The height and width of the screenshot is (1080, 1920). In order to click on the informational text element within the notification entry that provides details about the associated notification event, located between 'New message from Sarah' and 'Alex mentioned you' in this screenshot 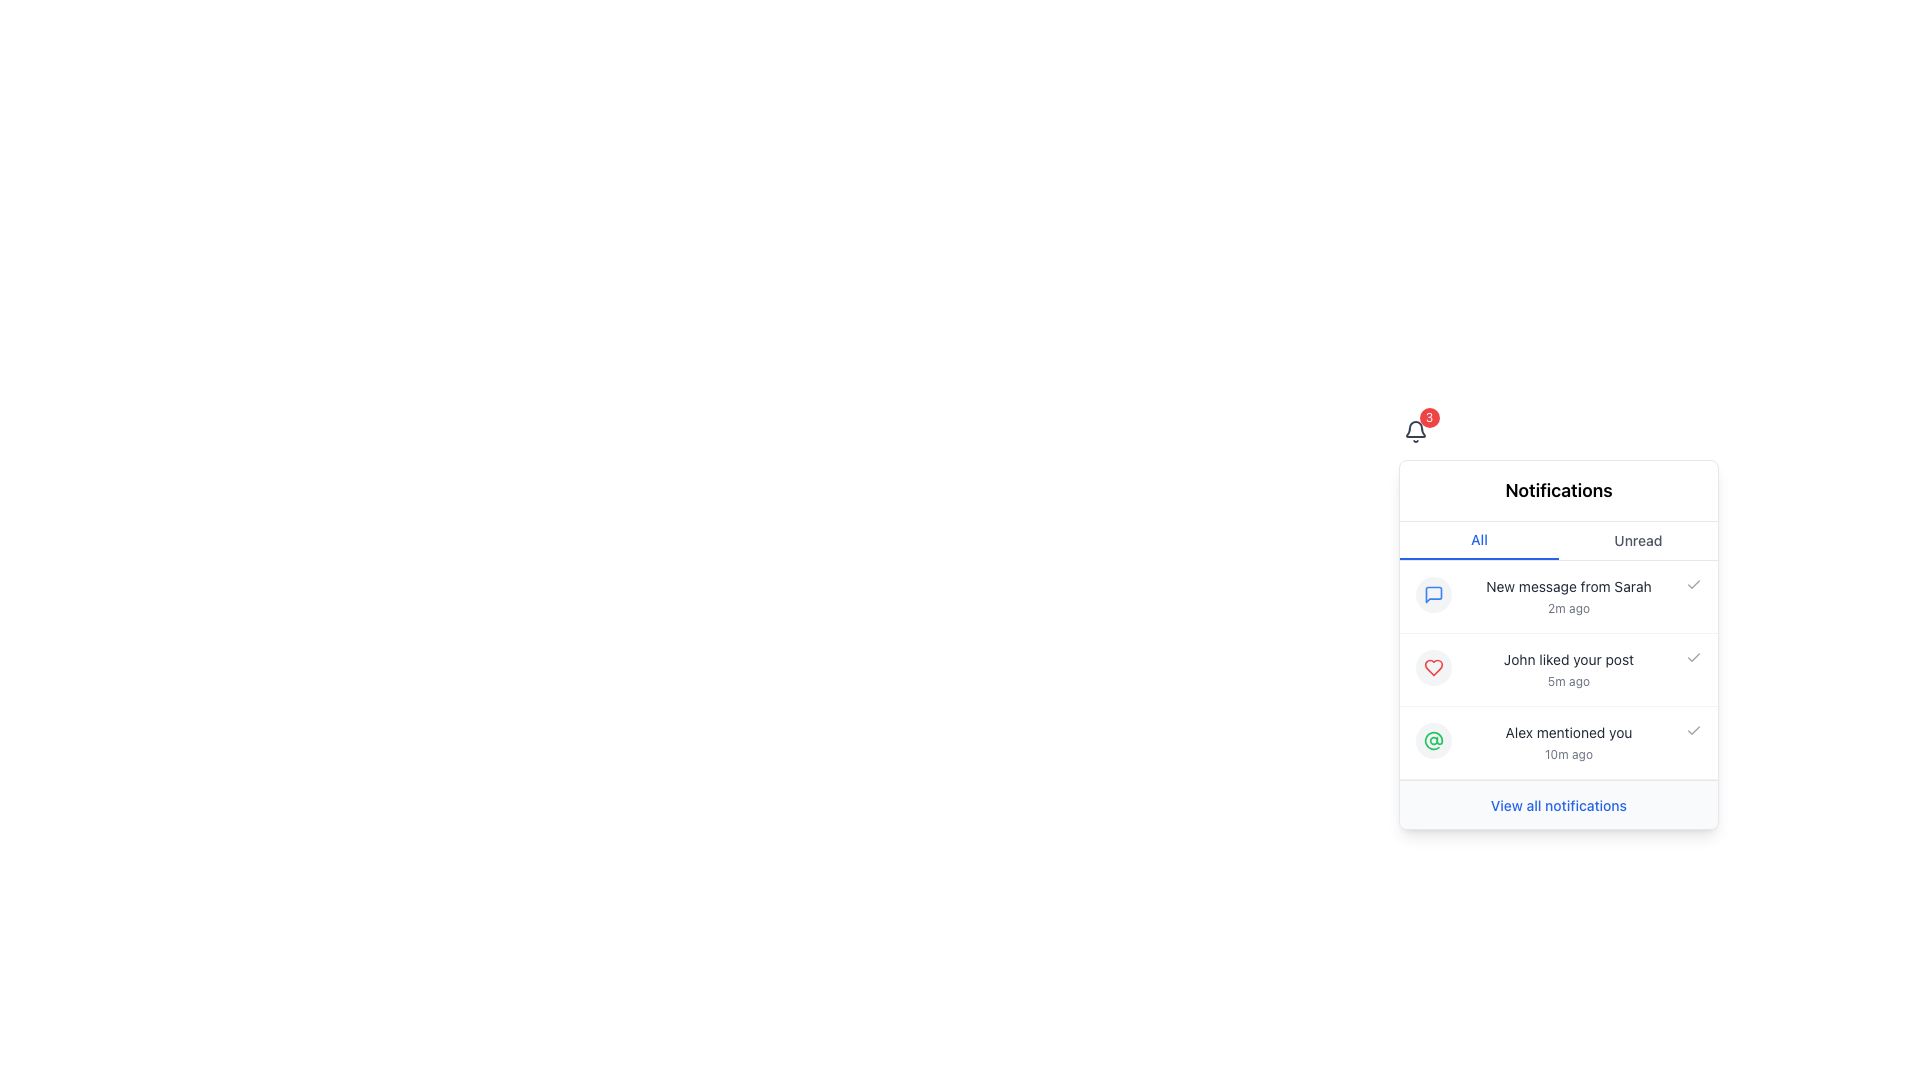, I will do `click(1568, 670)`.